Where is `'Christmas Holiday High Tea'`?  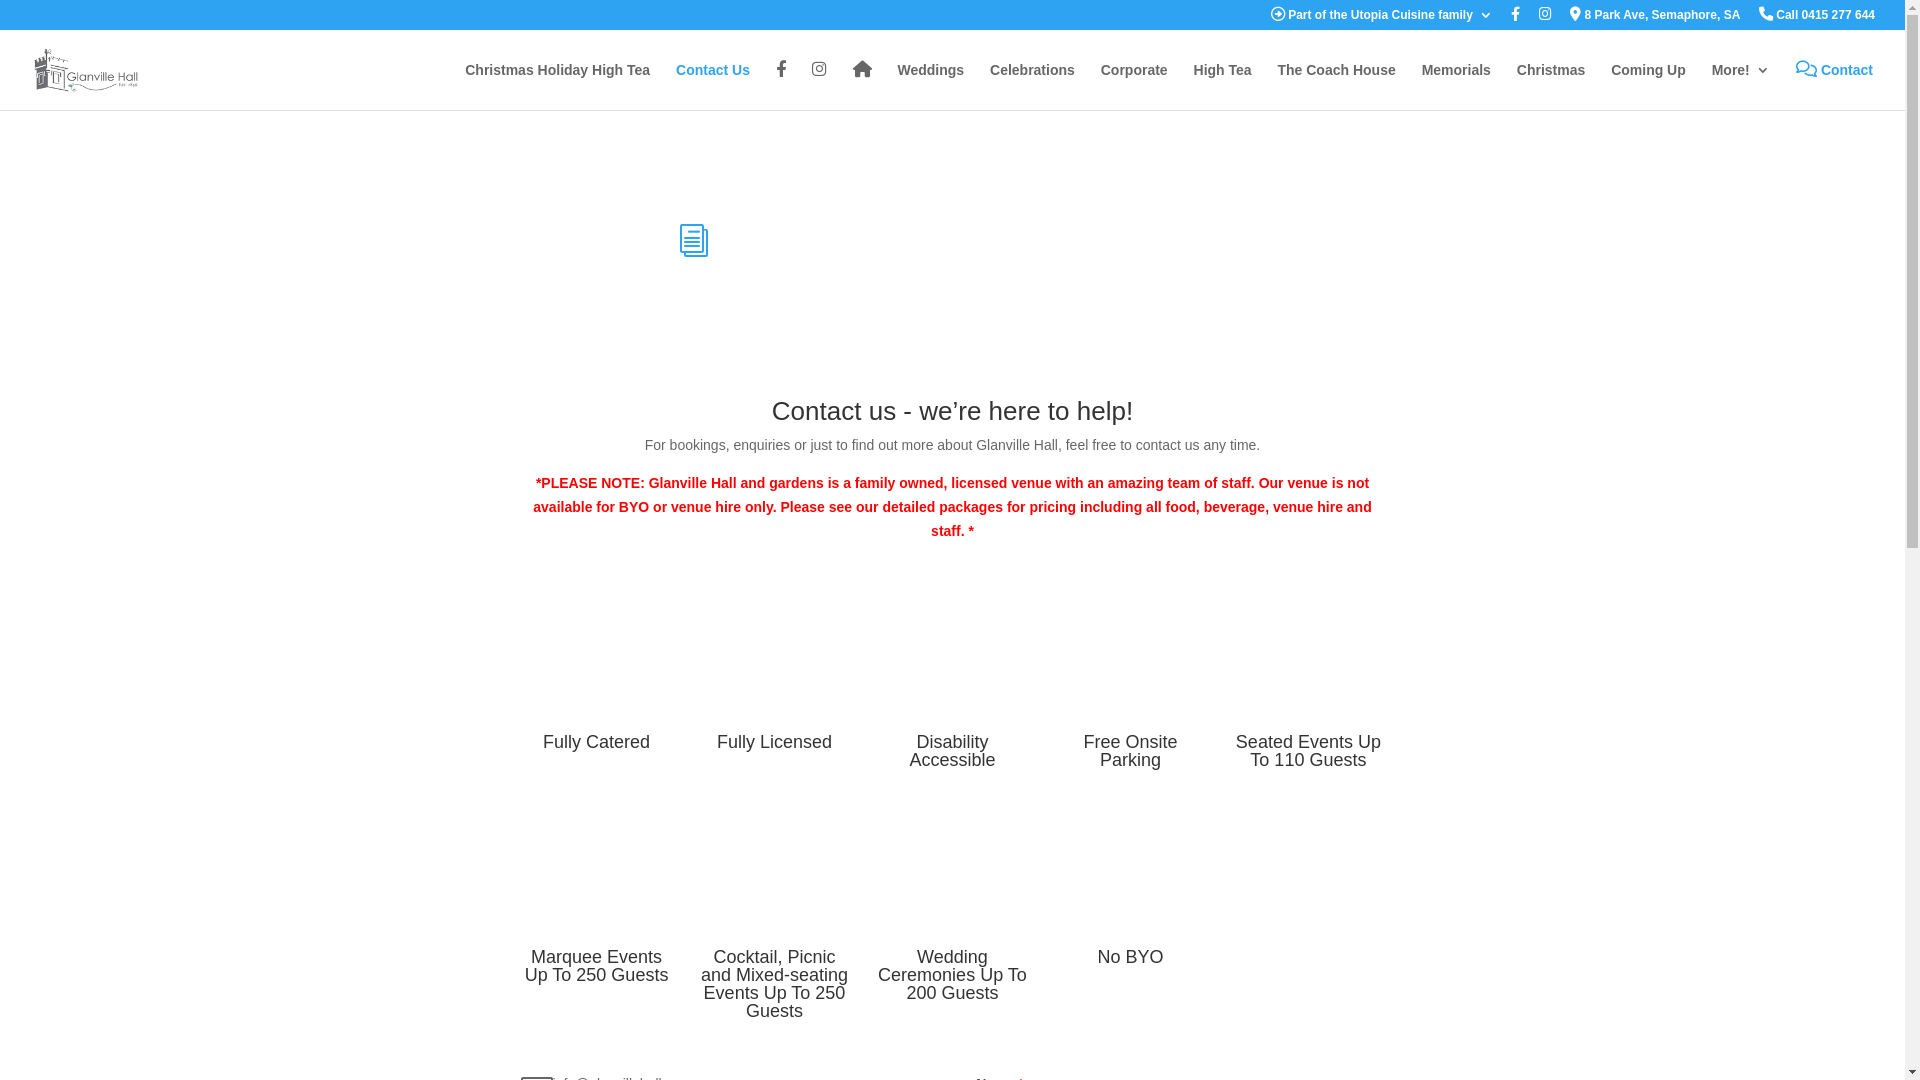 'Christmas Holiday High Tea' is located at coordinates (557, 85).